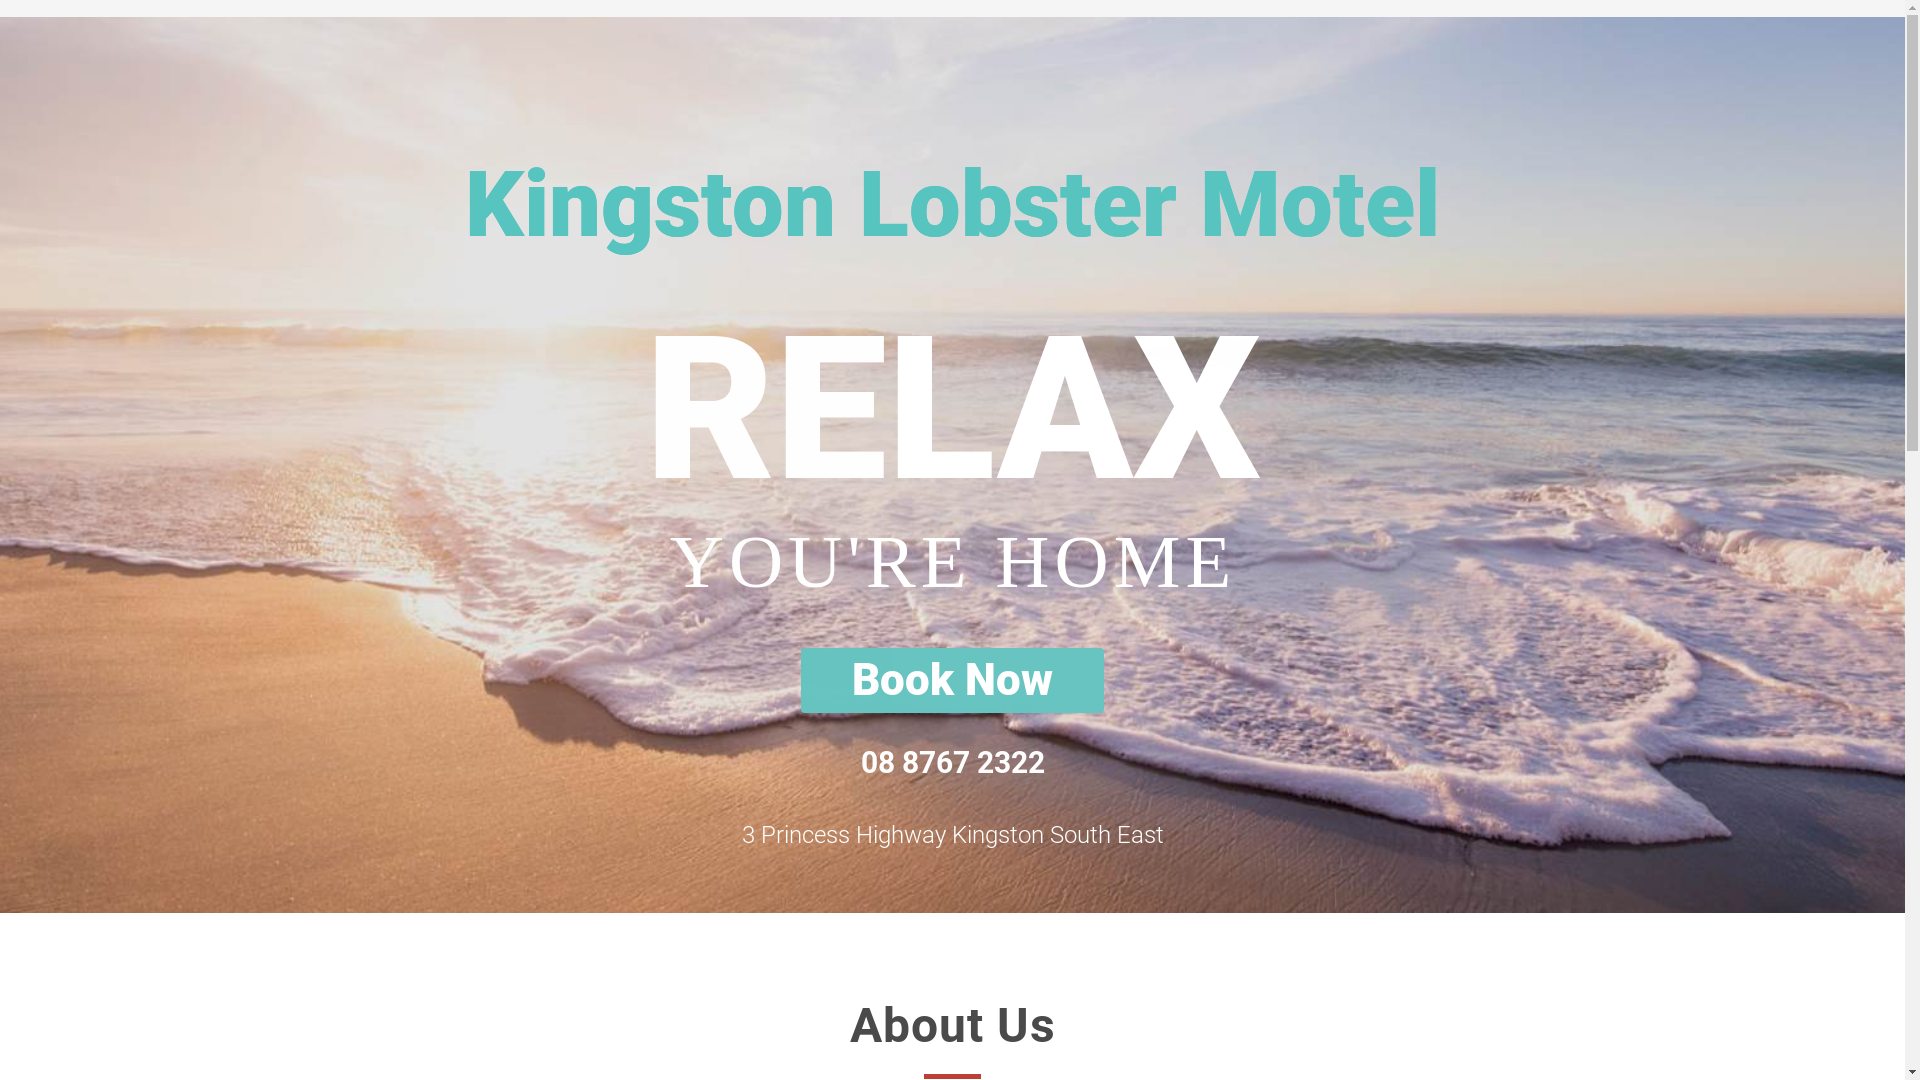 The image size is (1920, 1080). I want to click on '08 8767 2322', so click(950, 763).